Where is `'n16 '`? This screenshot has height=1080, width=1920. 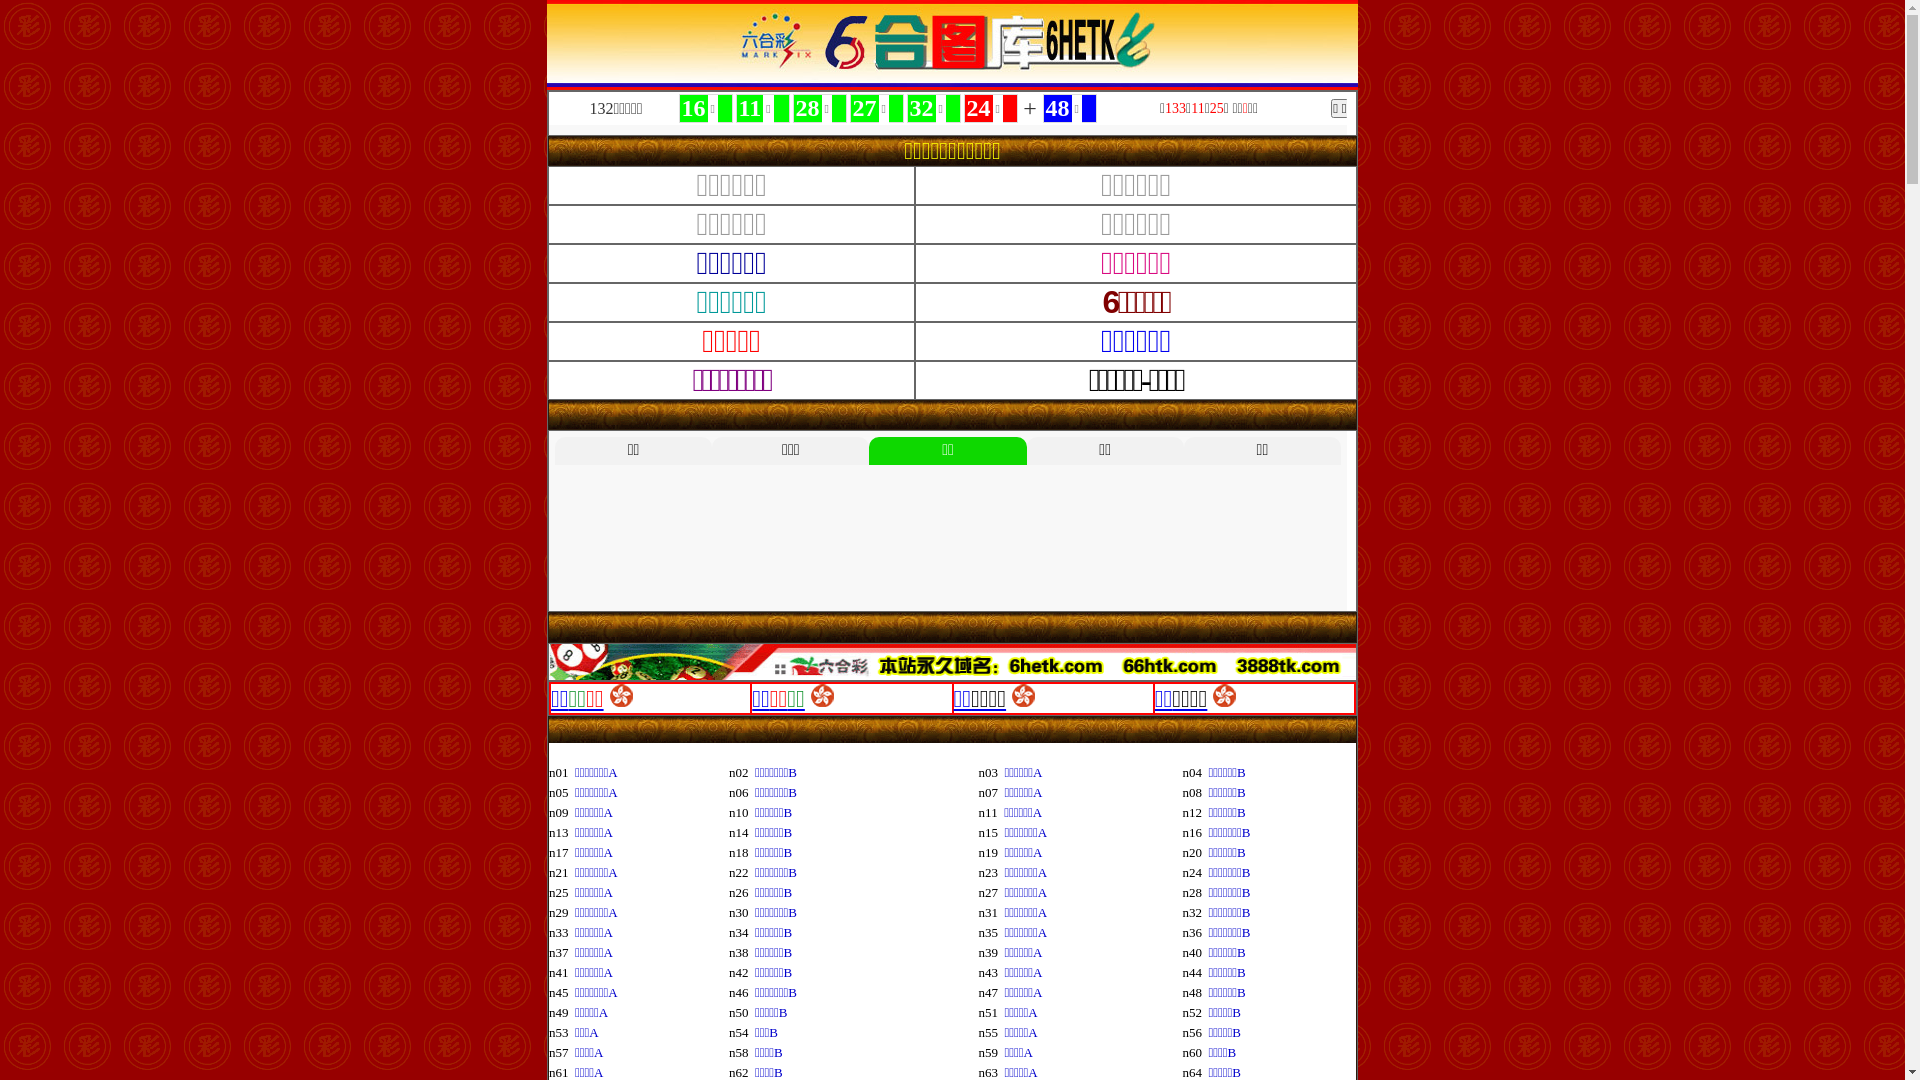 'n16 ' is located at coordinates (1195, 832).